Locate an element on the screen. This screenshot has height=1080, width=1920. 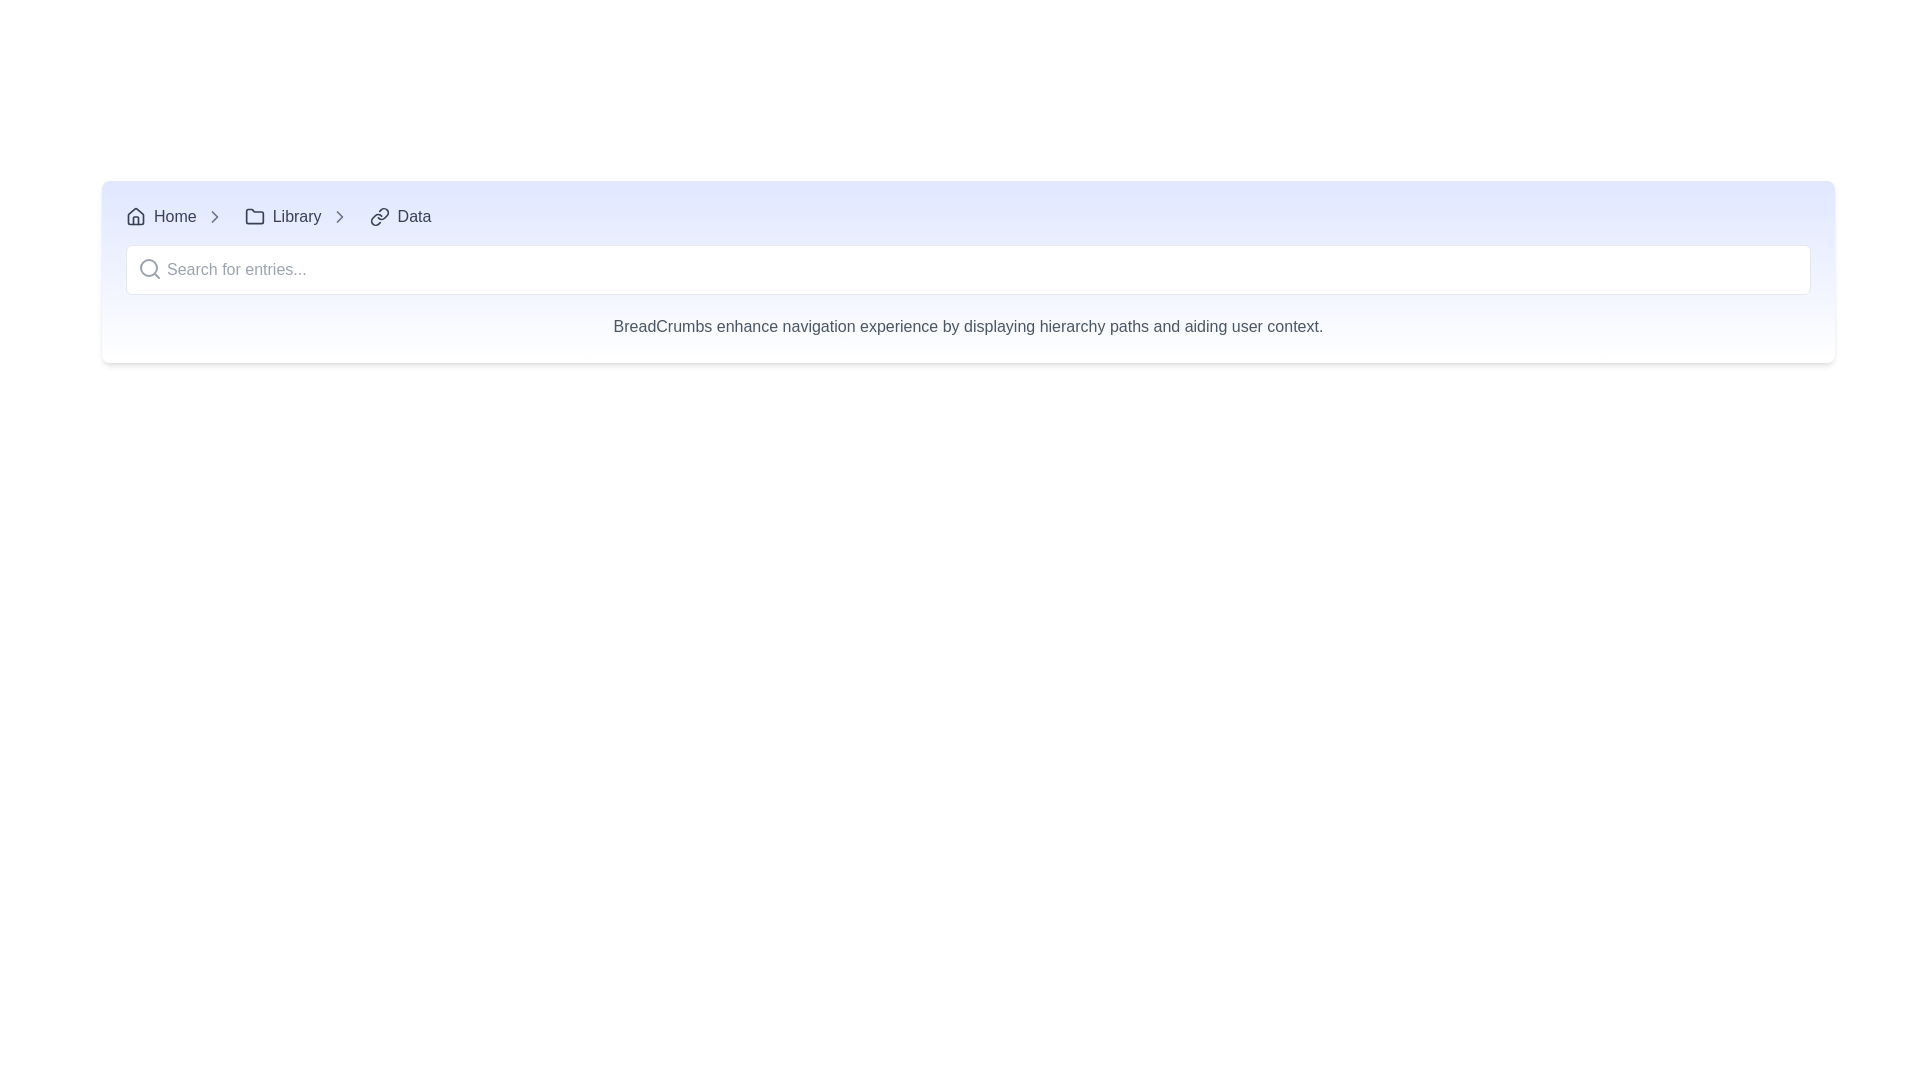
the chain or link icon in the breadcrumb navigation bar, which is located adjacent to the 'Data' text label is located at coordinates (382, 214).